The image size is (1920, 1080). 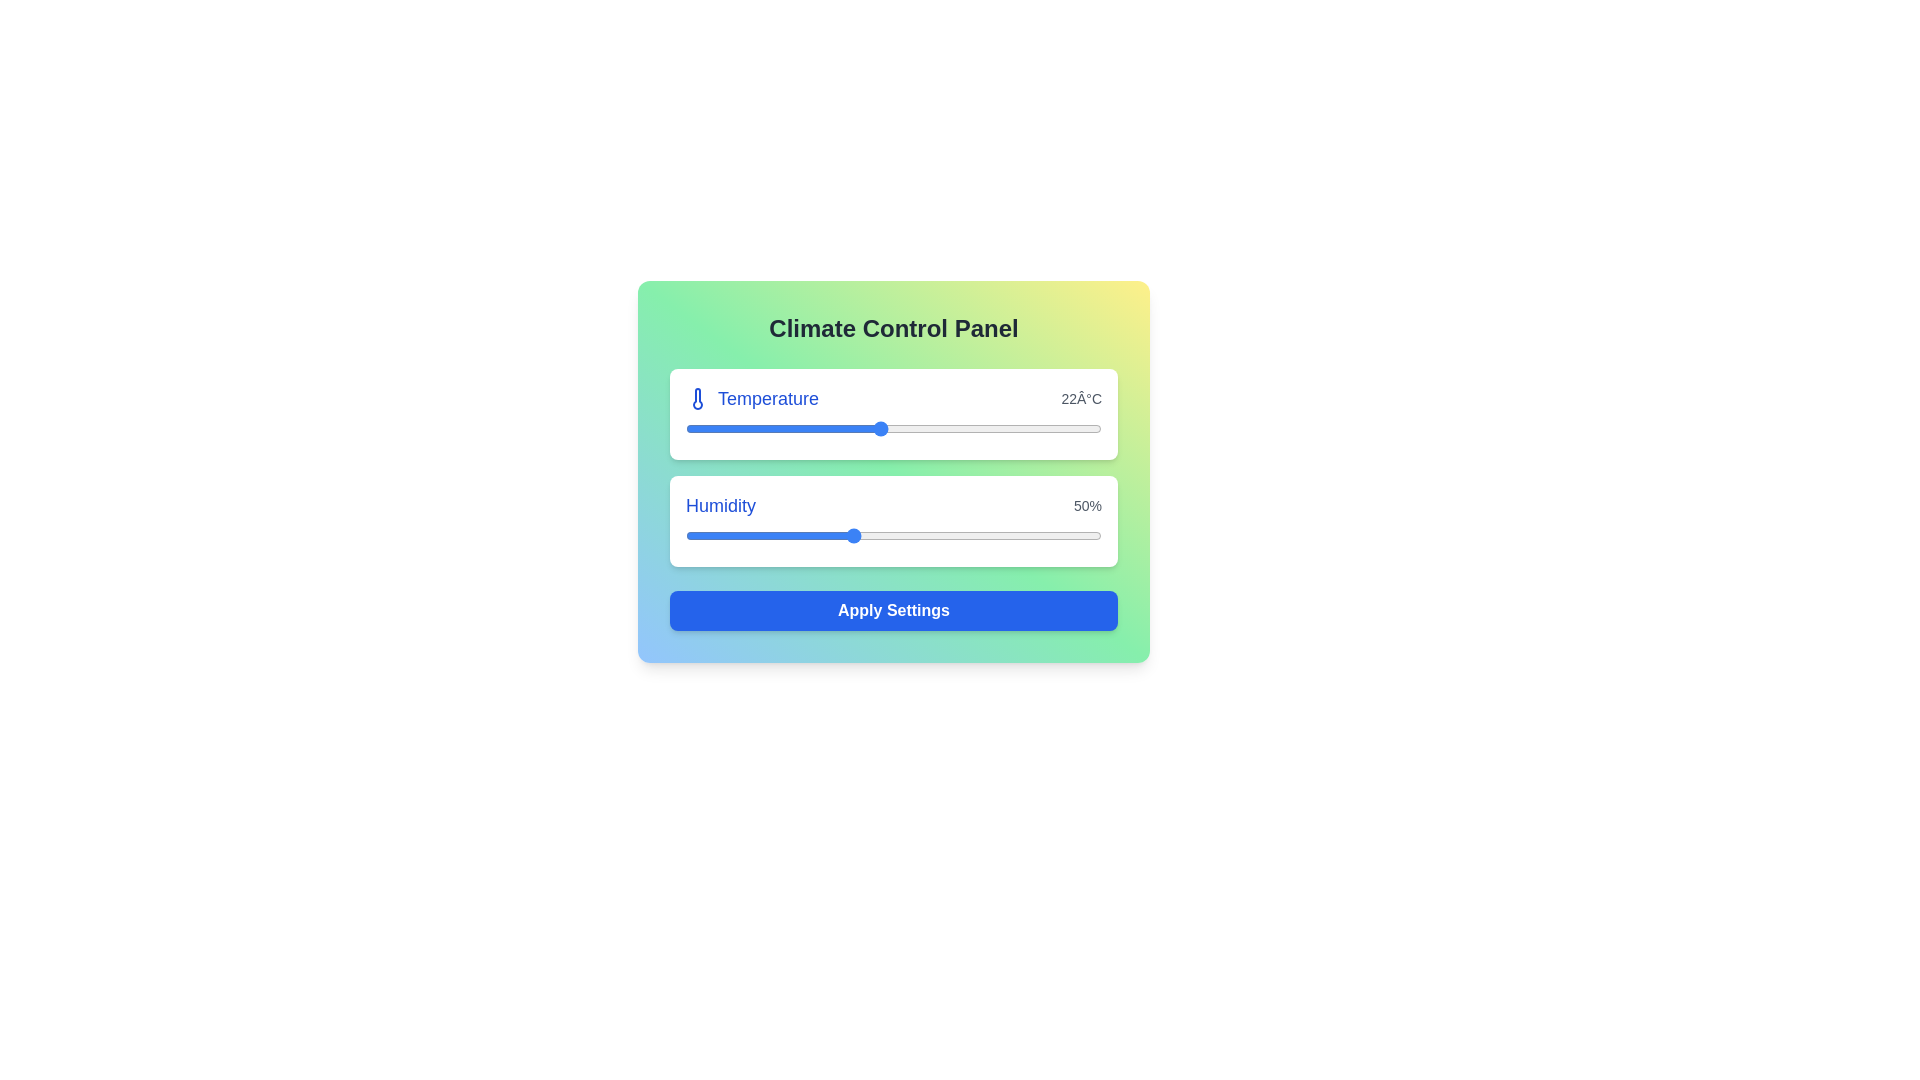 What do you see at coordinates (934, 427) in the screenshot?
I see `the temperature slider` at bounding box center [934, 427].